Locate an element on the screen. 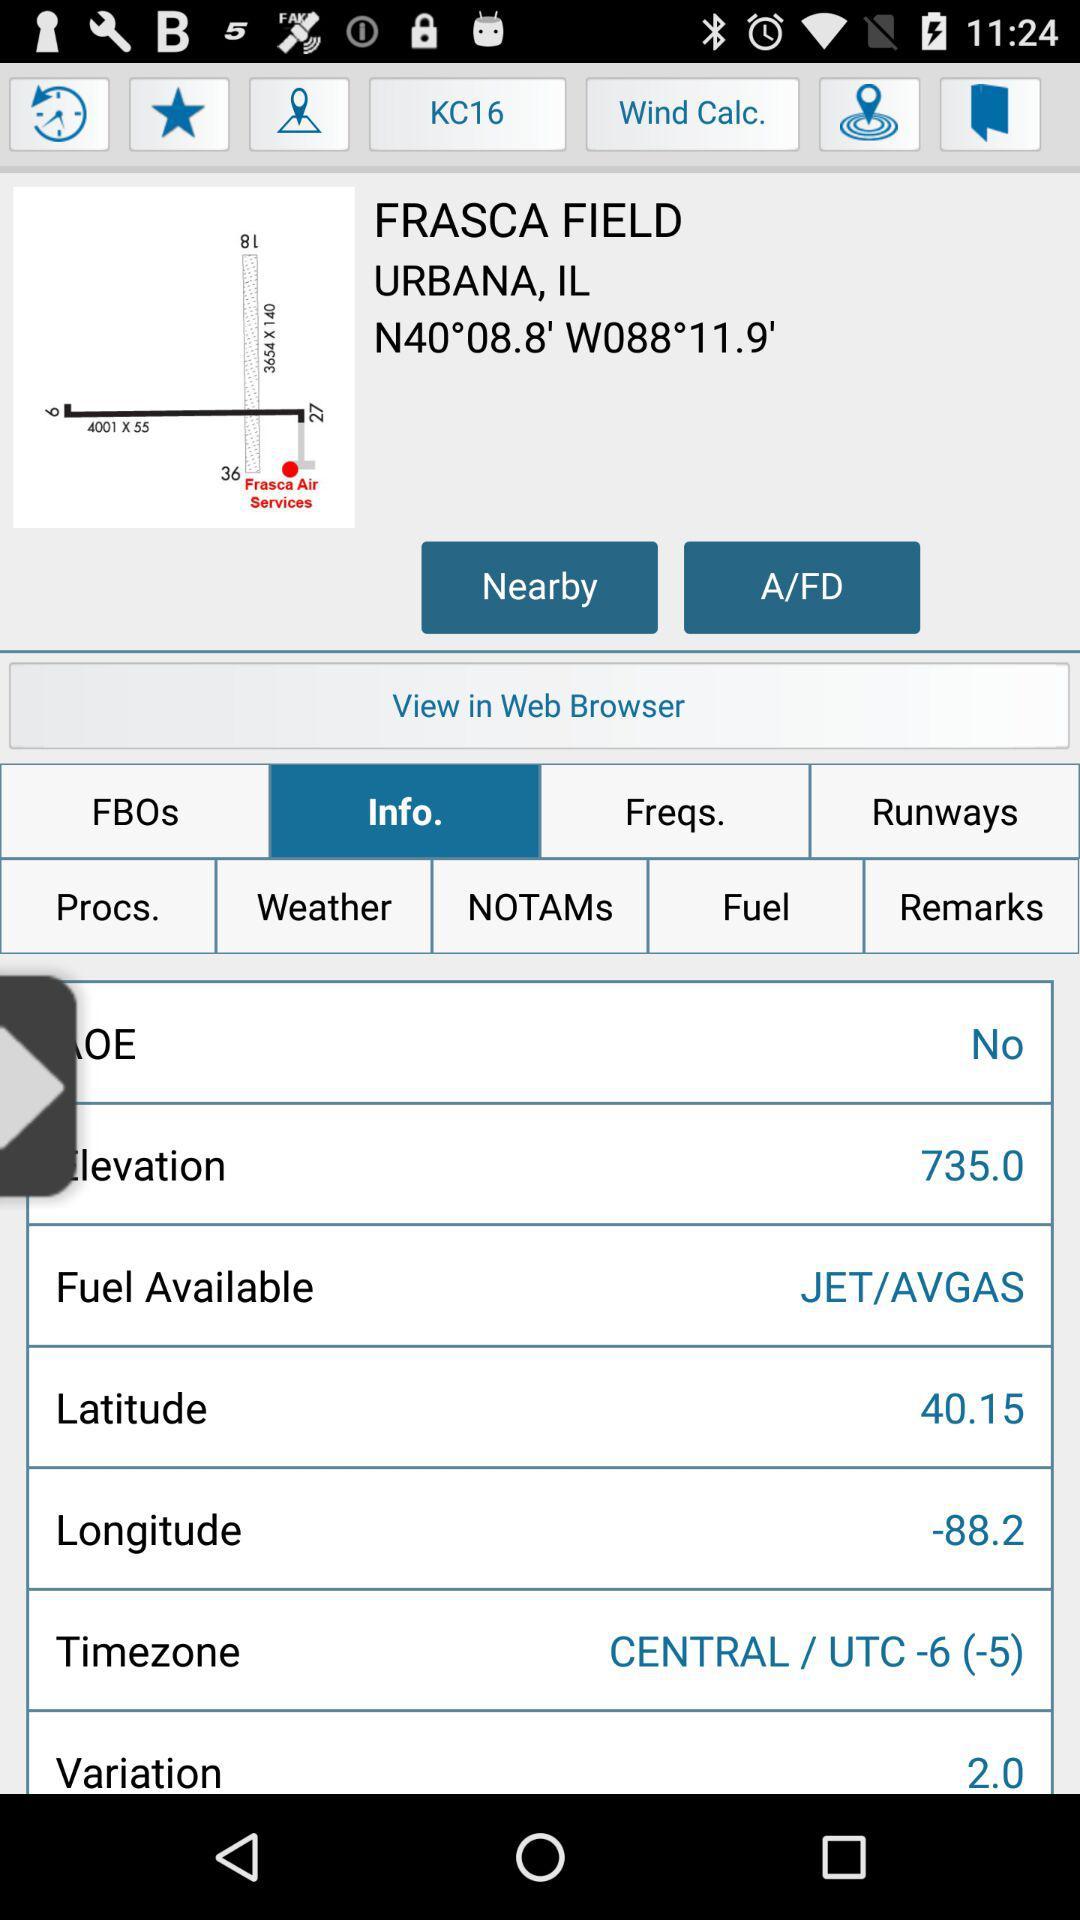 The image size is (1080, 1920). the app to the right of weather item is located at coordinates (540, 905).